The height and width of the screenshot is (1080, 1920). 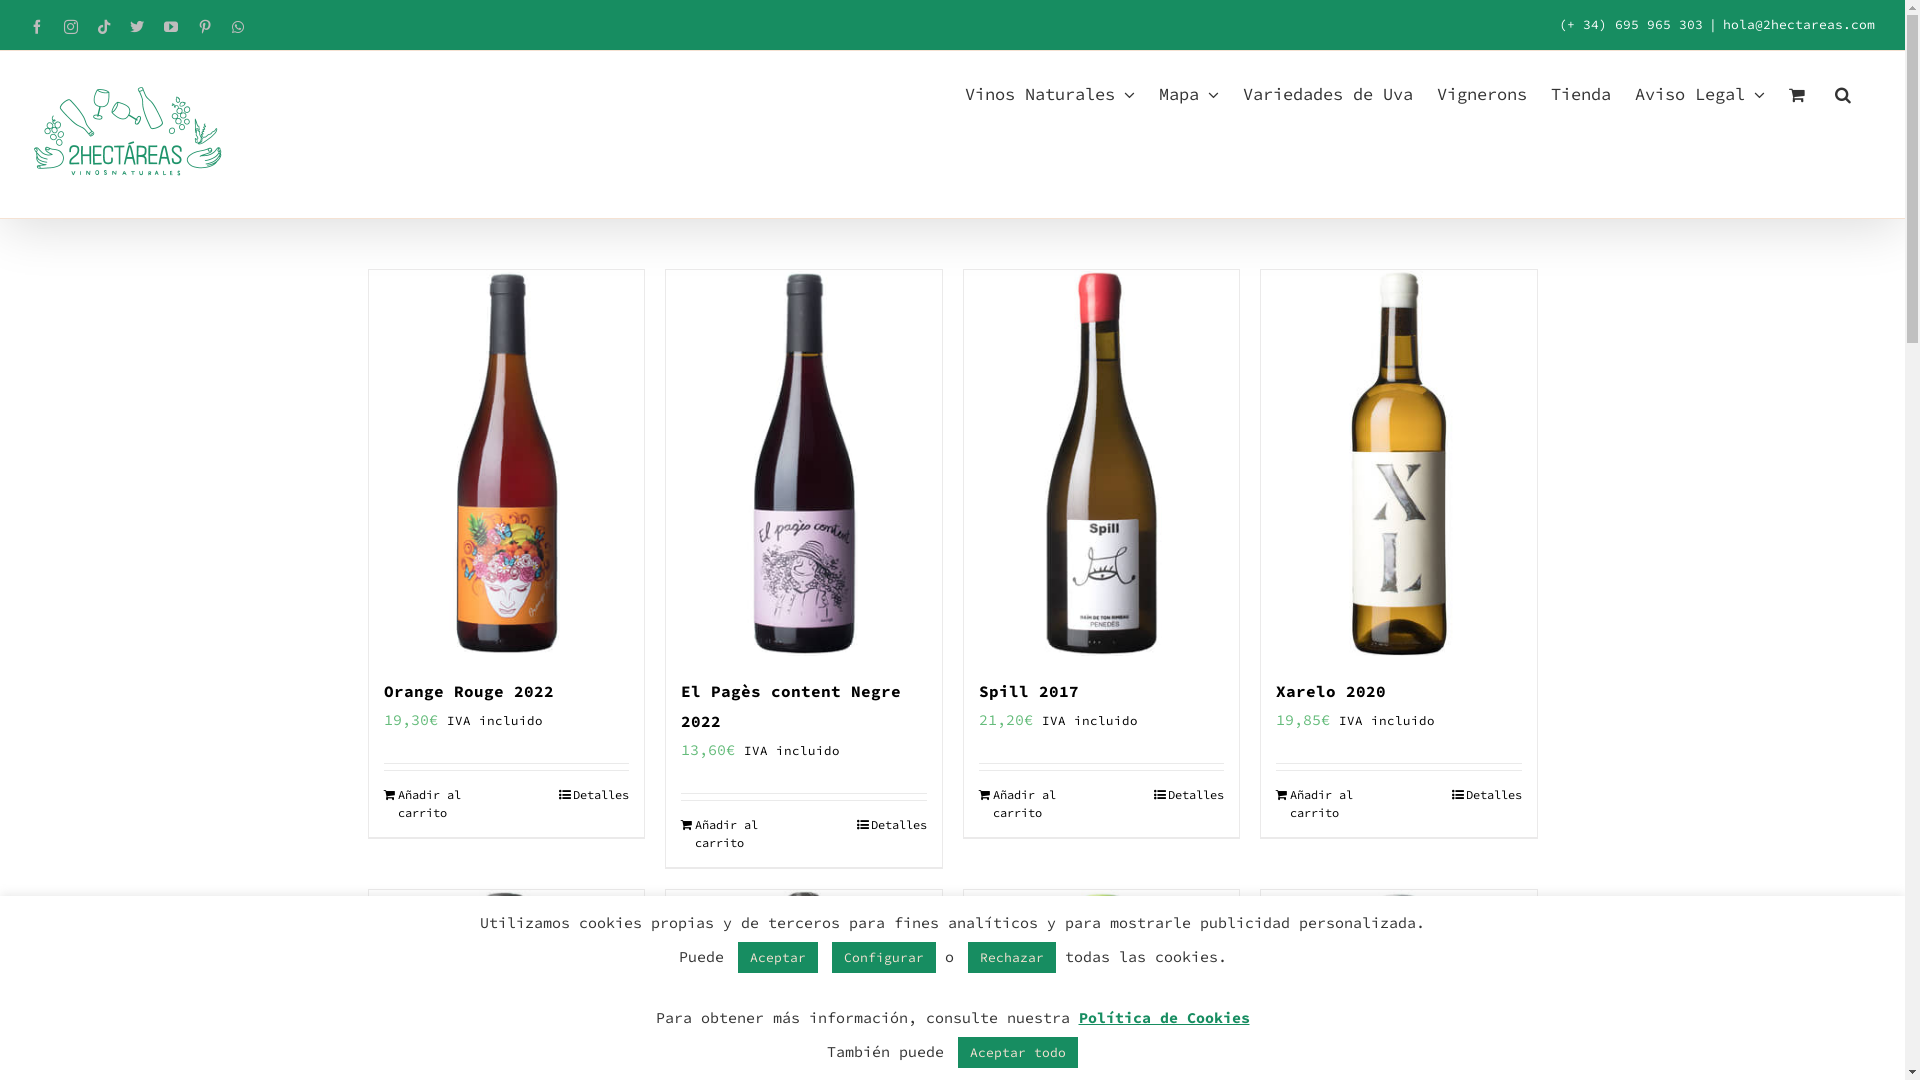 What do you see at coordinates (71, 27) in the screenshot?
I see `'Instagram'` at bounding box center [71, 27].